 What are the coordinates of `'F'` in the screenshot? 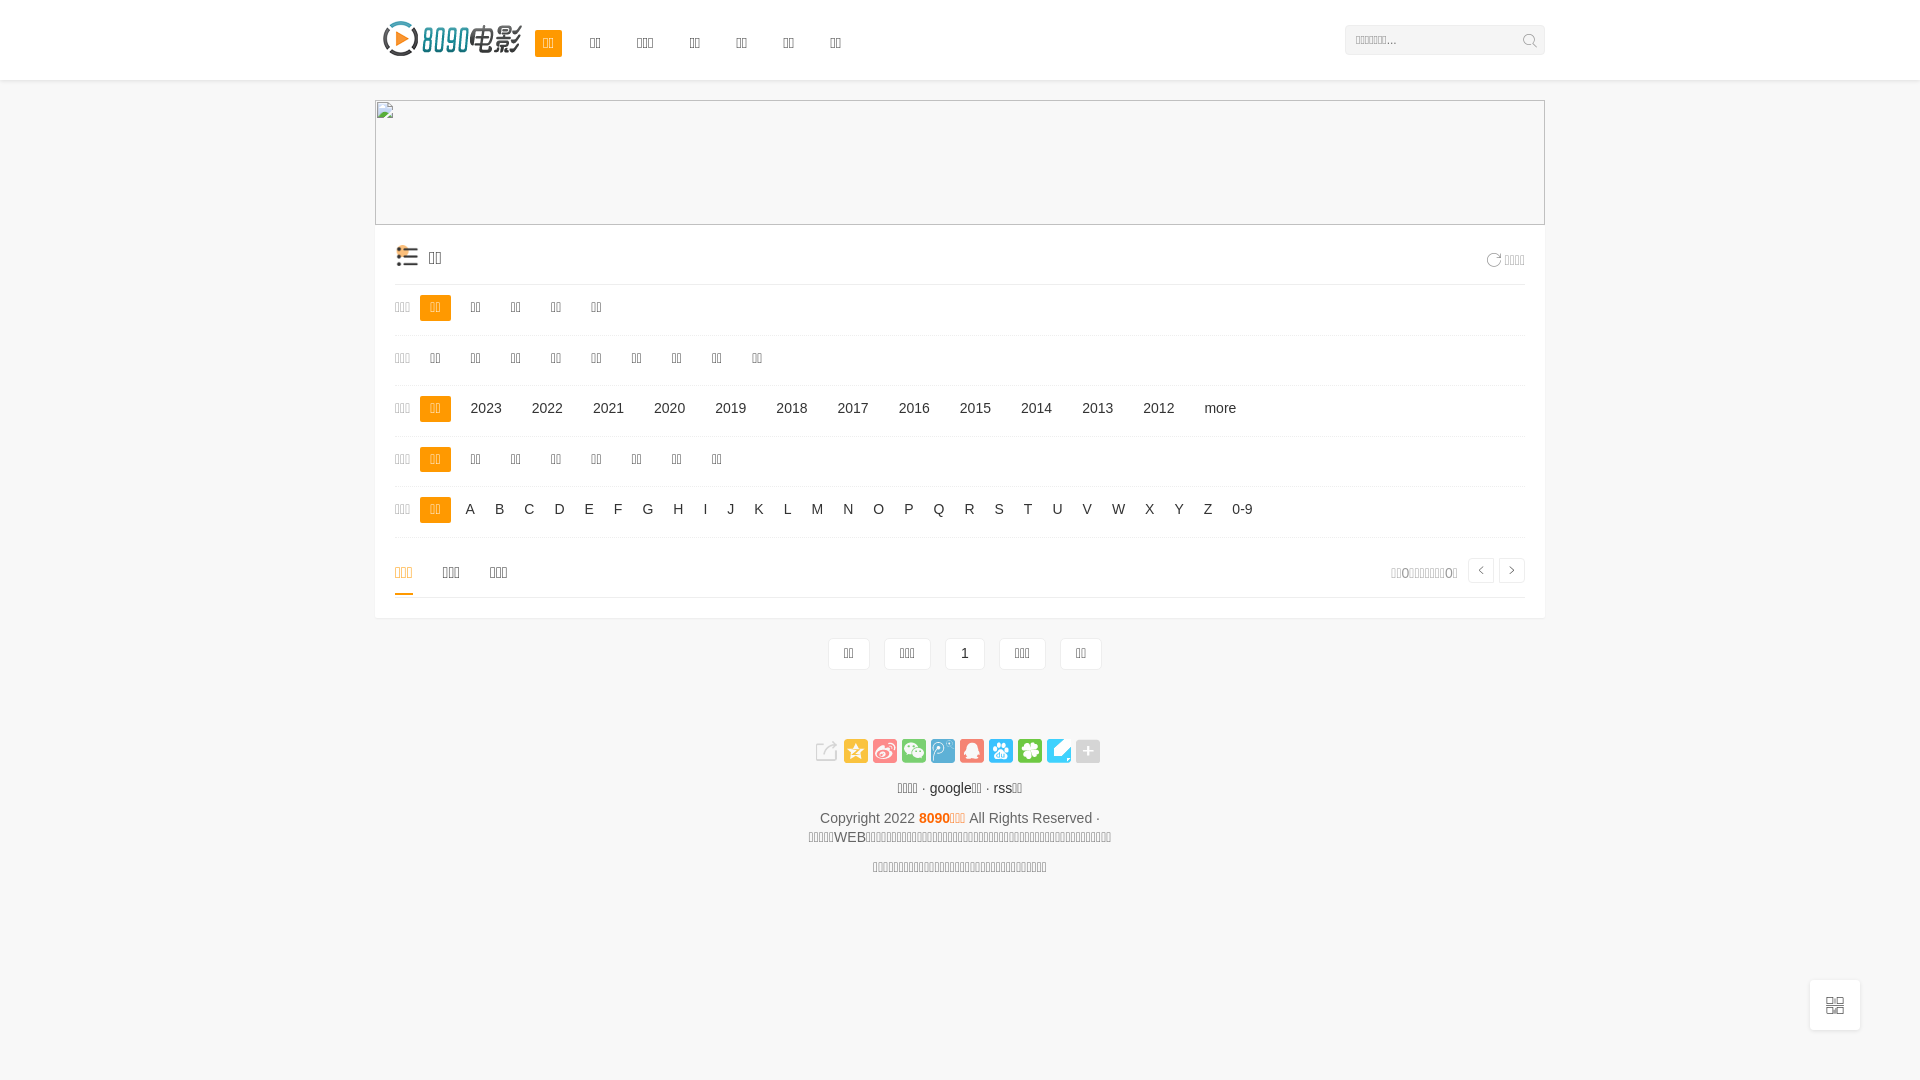 It's located at (617, 508).